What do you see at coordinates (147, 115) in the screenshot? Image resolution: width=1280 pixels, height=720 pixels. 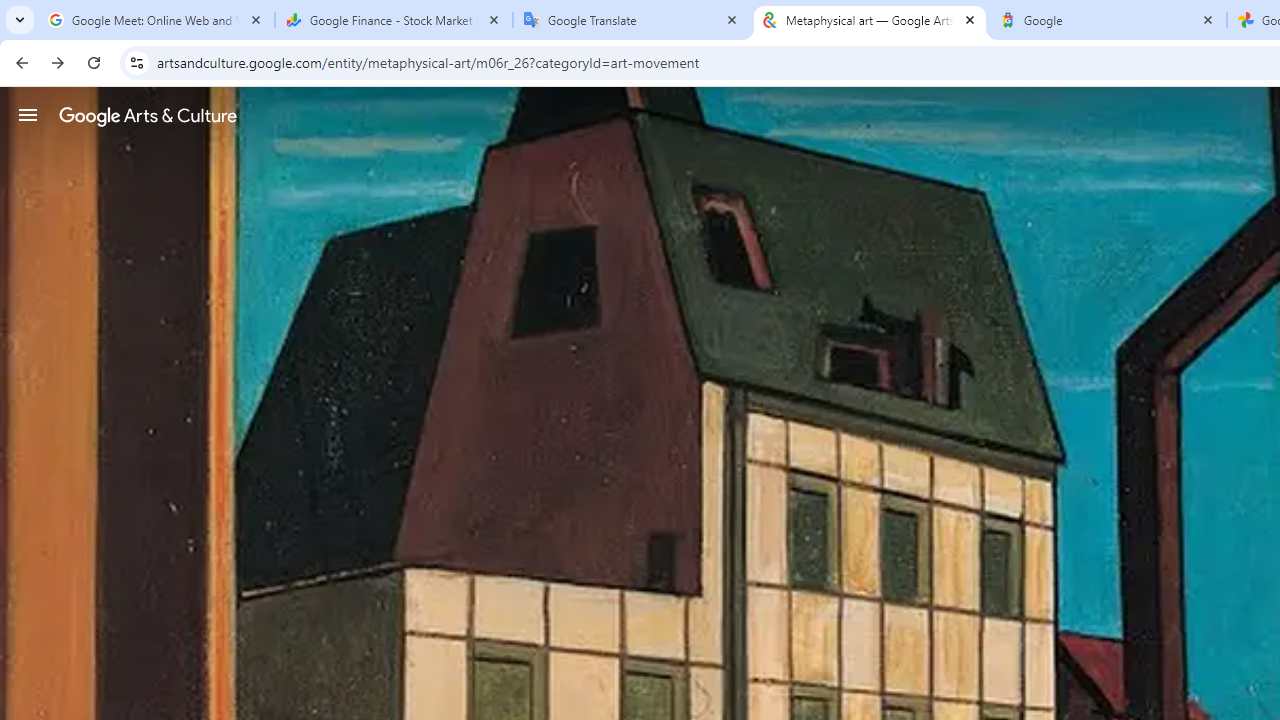 I see `'Google Arts & Culture'` at bounding box center [147, 115].